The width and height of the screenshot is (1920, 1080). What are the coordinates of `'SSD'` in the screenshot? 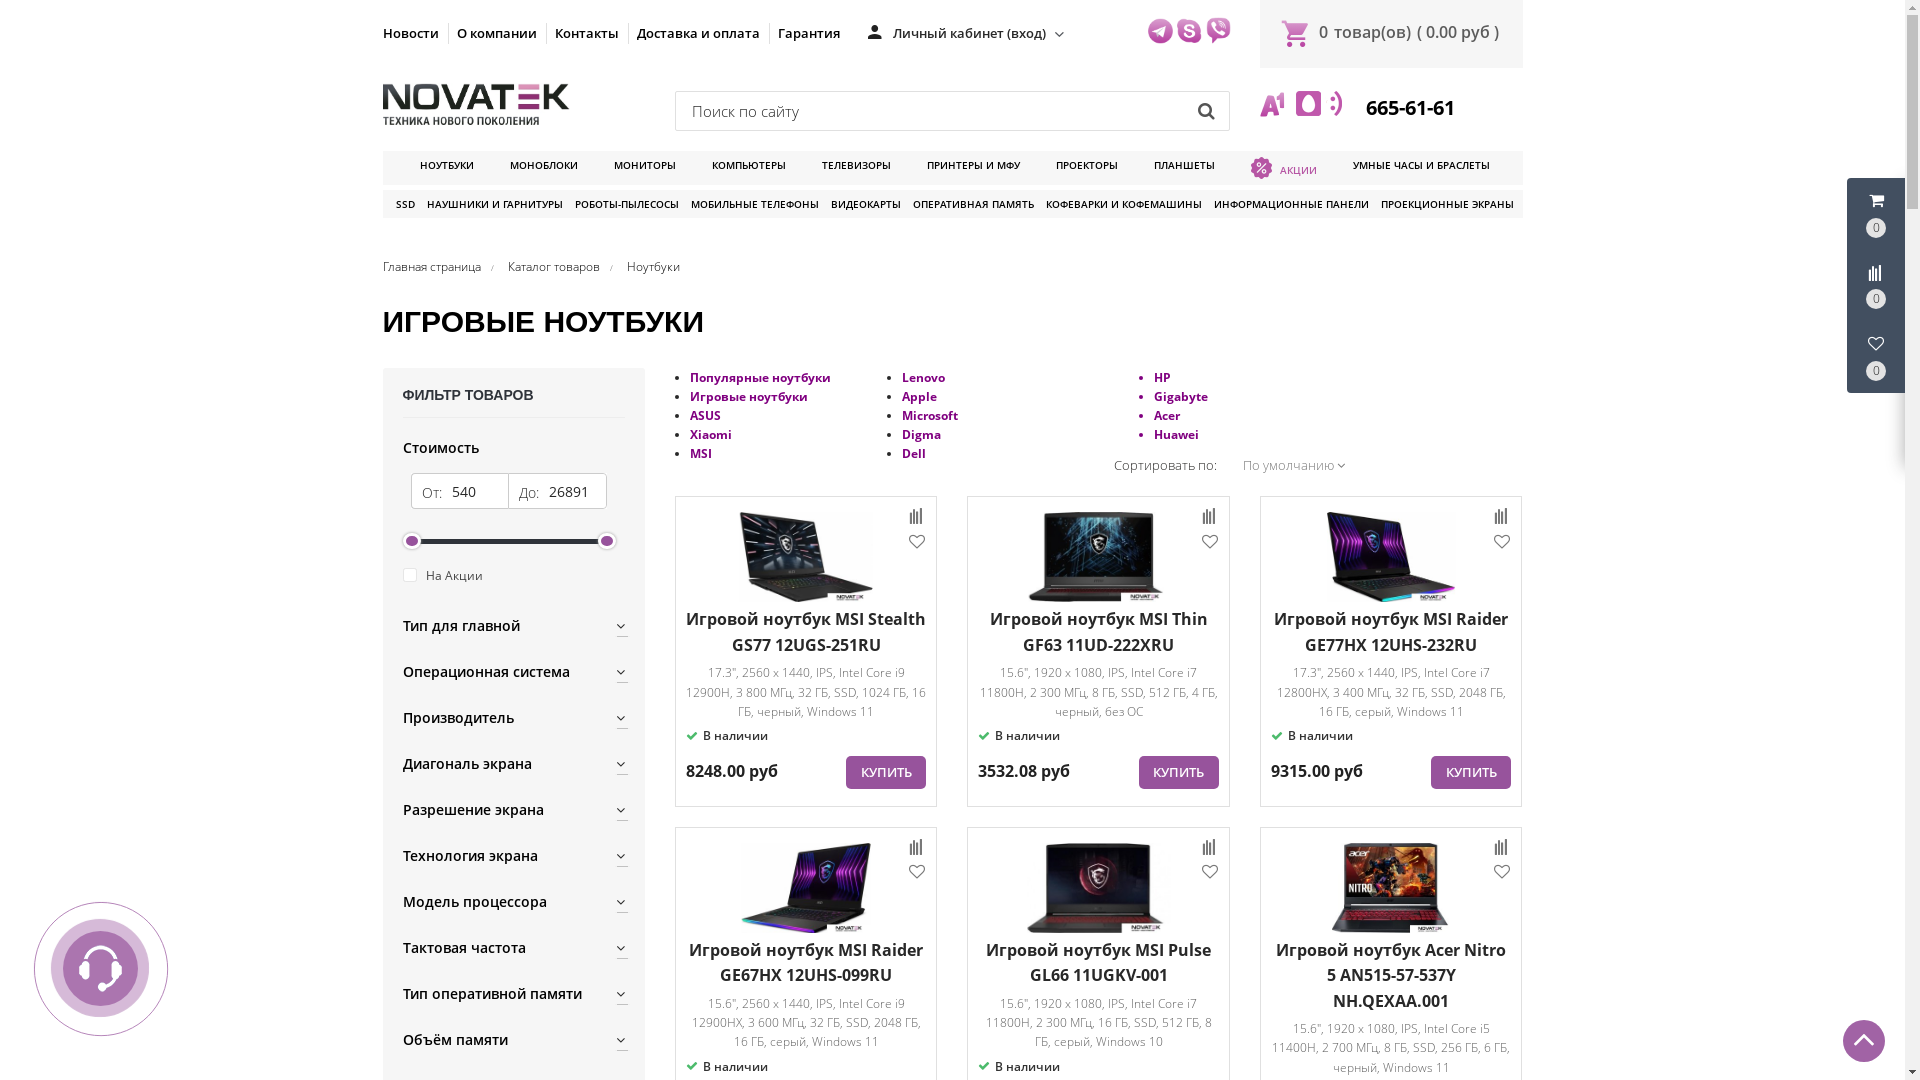 It's located at (404, 204).